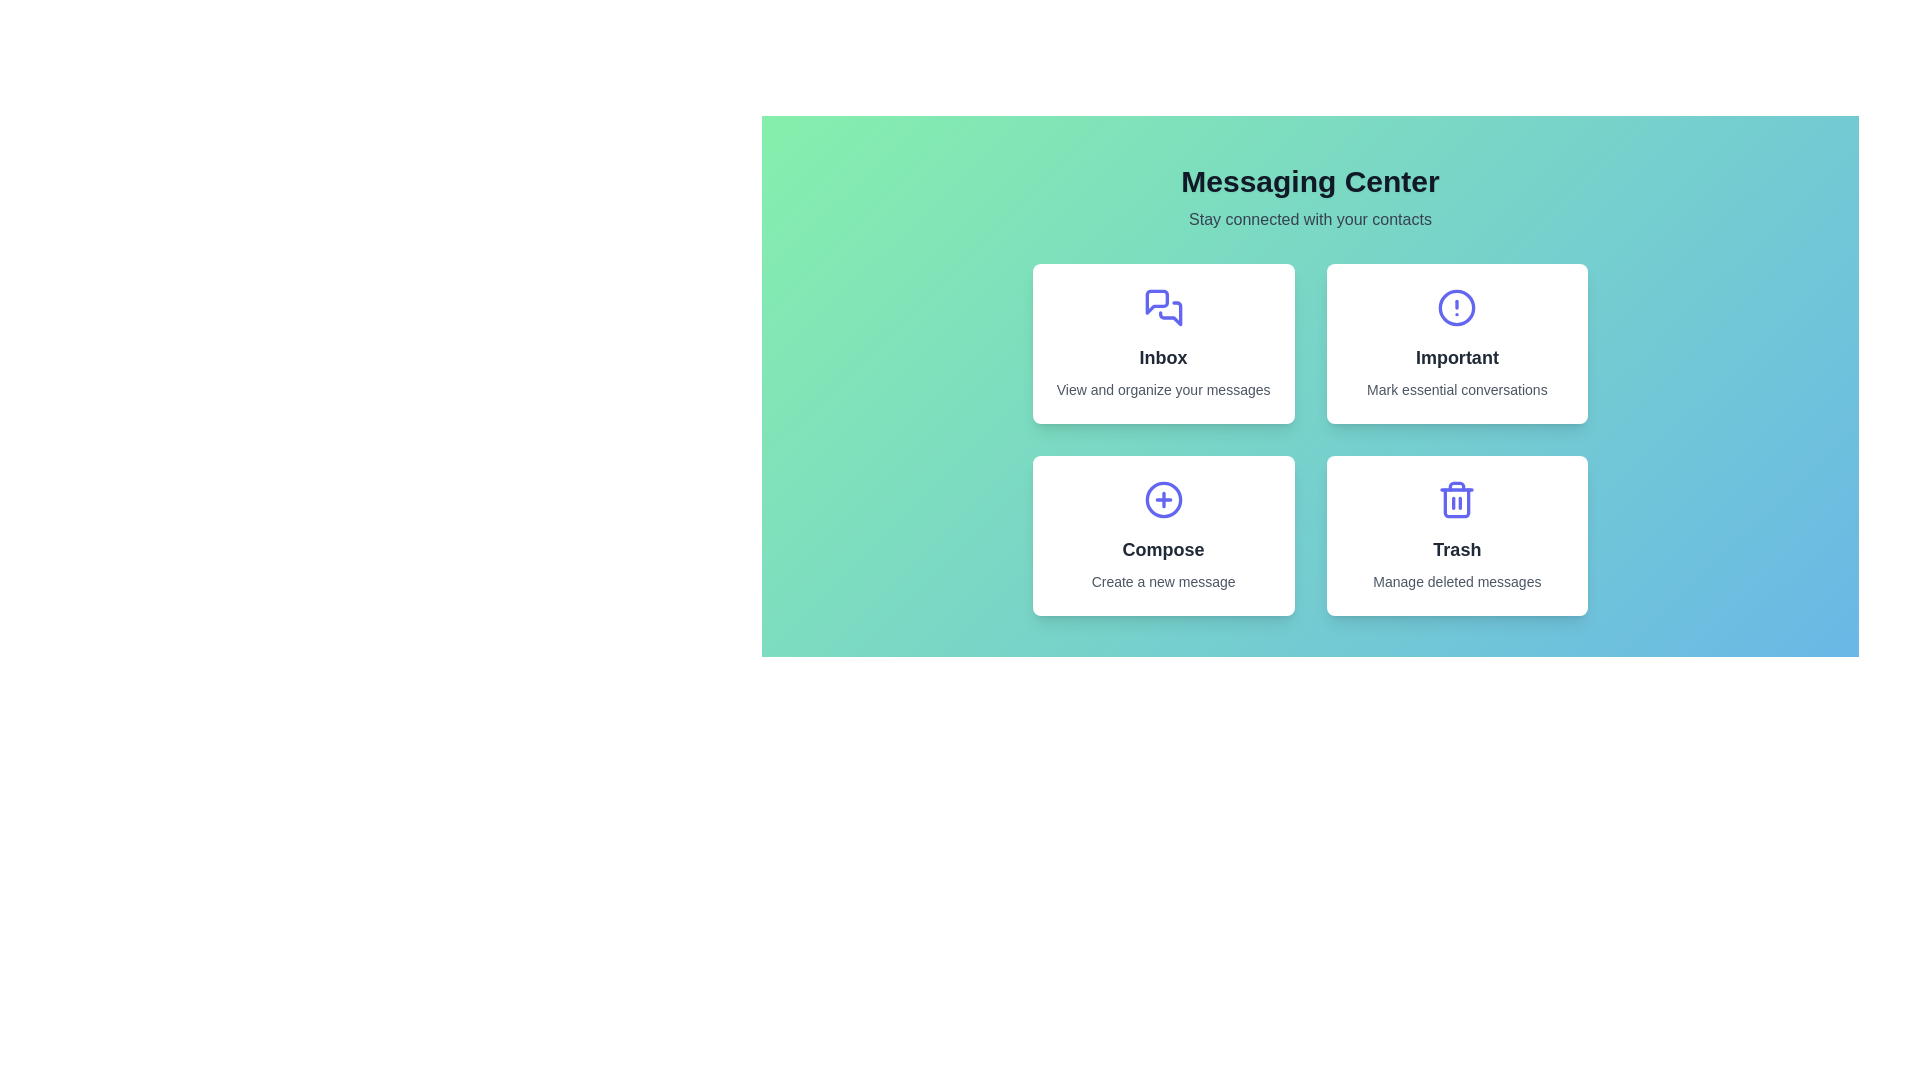  I want to click on the content of the text label reading 'Manage deleted messages' located at the bottom of the 'Trash' card, so click(1457, 582).